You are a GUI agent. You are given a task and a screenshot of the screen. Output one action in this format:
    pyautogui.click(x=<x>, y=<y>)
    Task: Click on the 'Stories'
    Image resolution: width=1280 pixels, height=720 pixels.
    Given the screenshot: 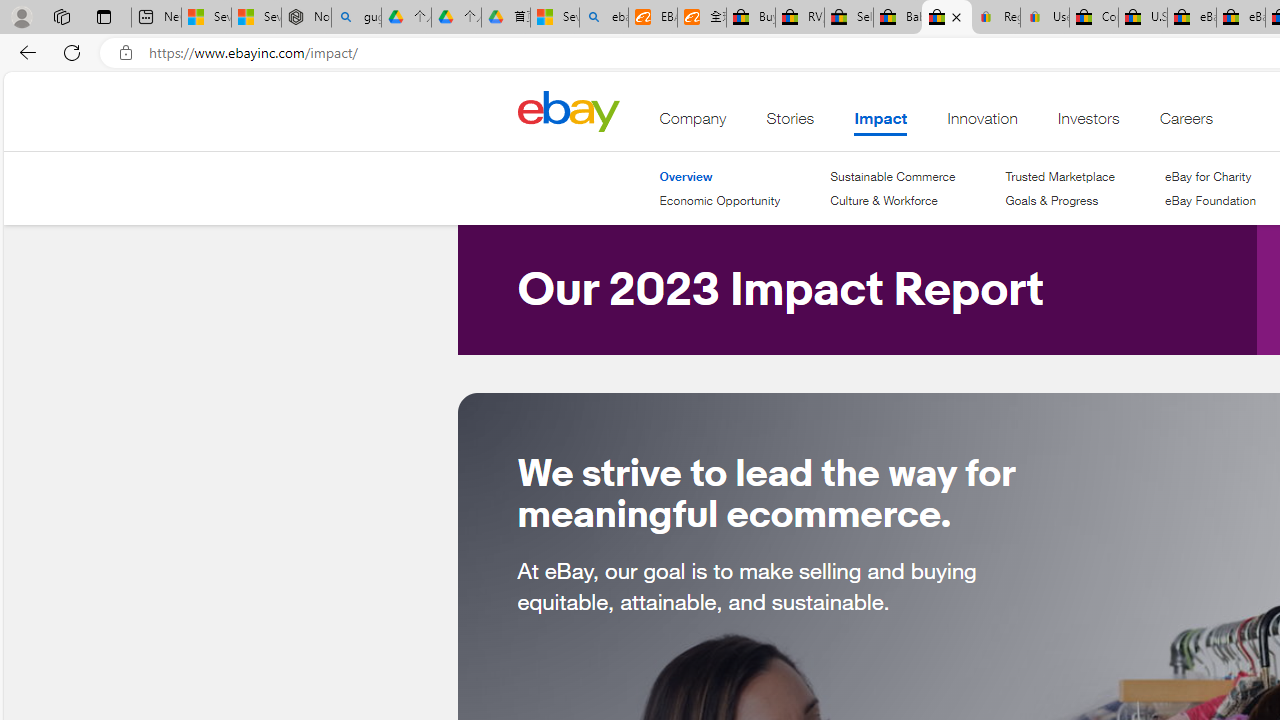 What is the action you would take?
    pyautogui.click(x=789, y=123)
    